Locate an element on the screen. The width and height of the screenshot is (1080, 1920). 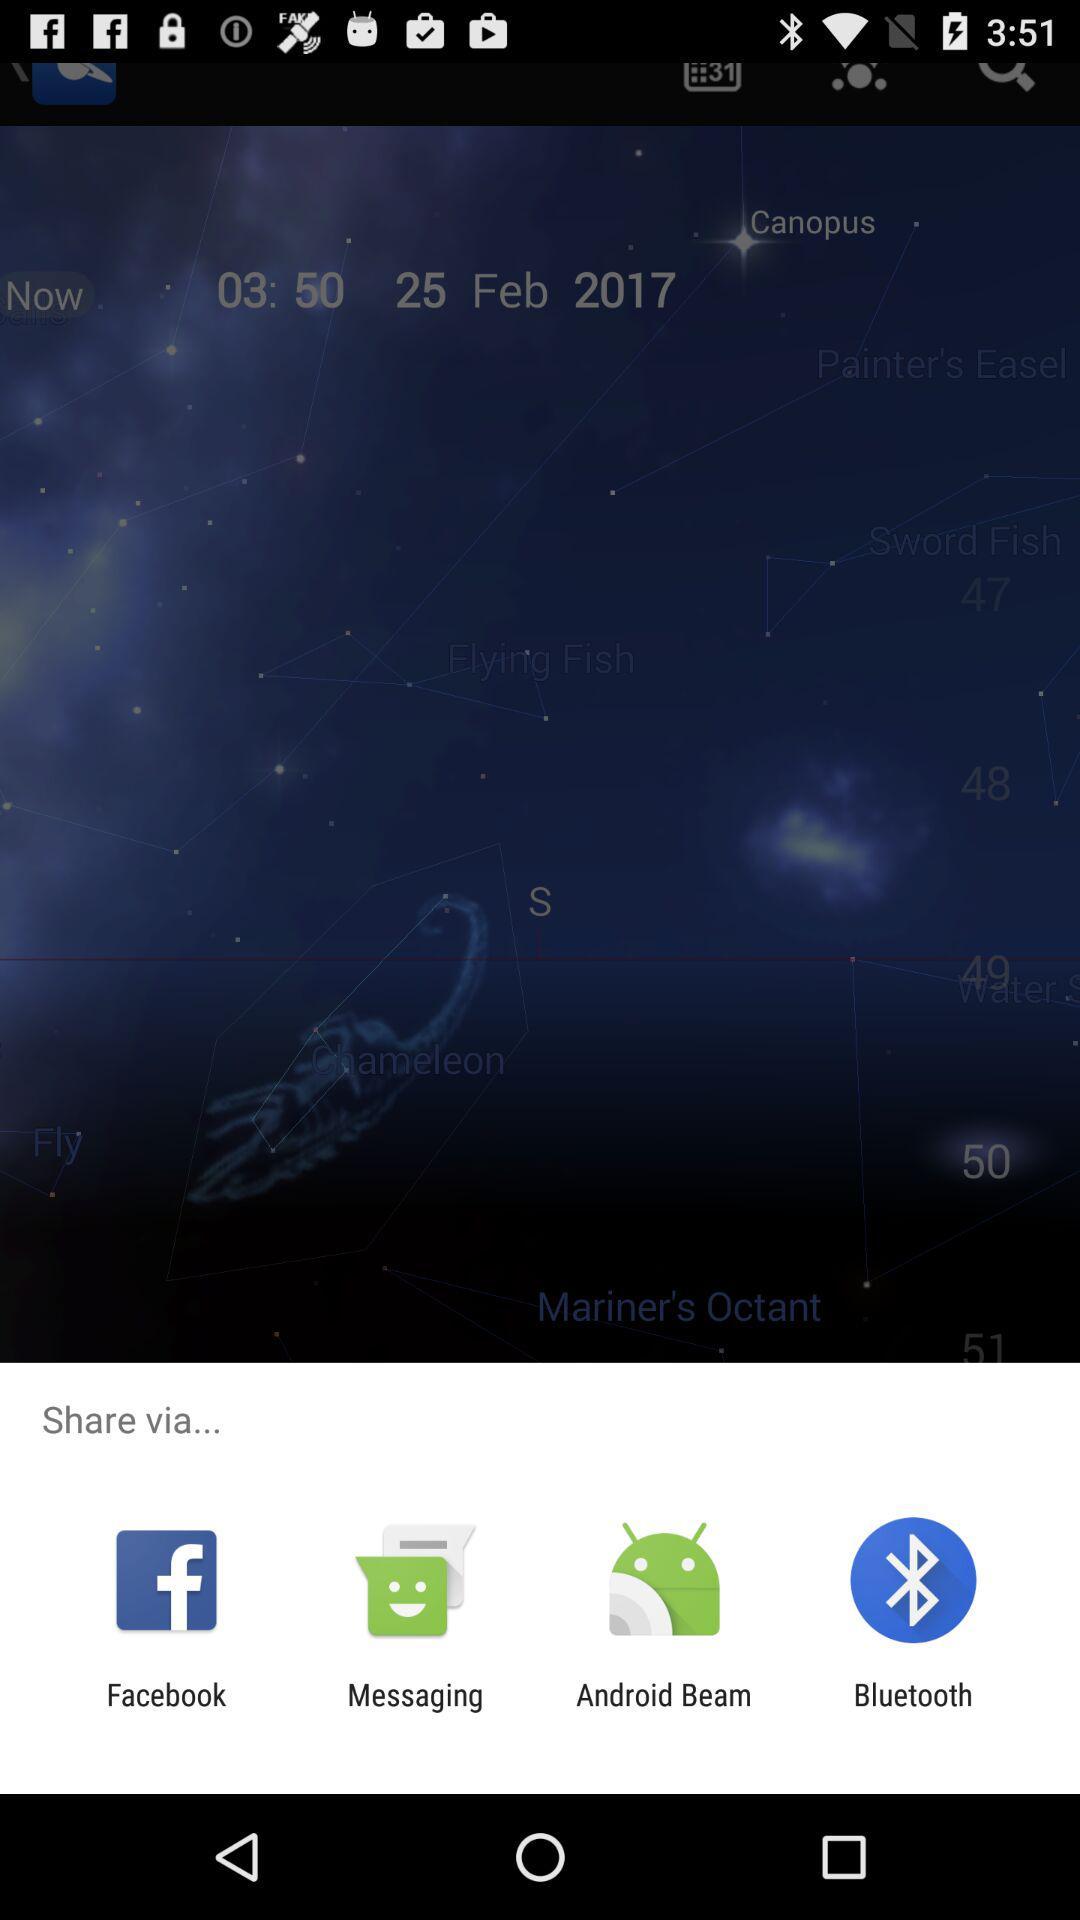
the app to the left of the android beam item is located at coordinates (414, 1711).